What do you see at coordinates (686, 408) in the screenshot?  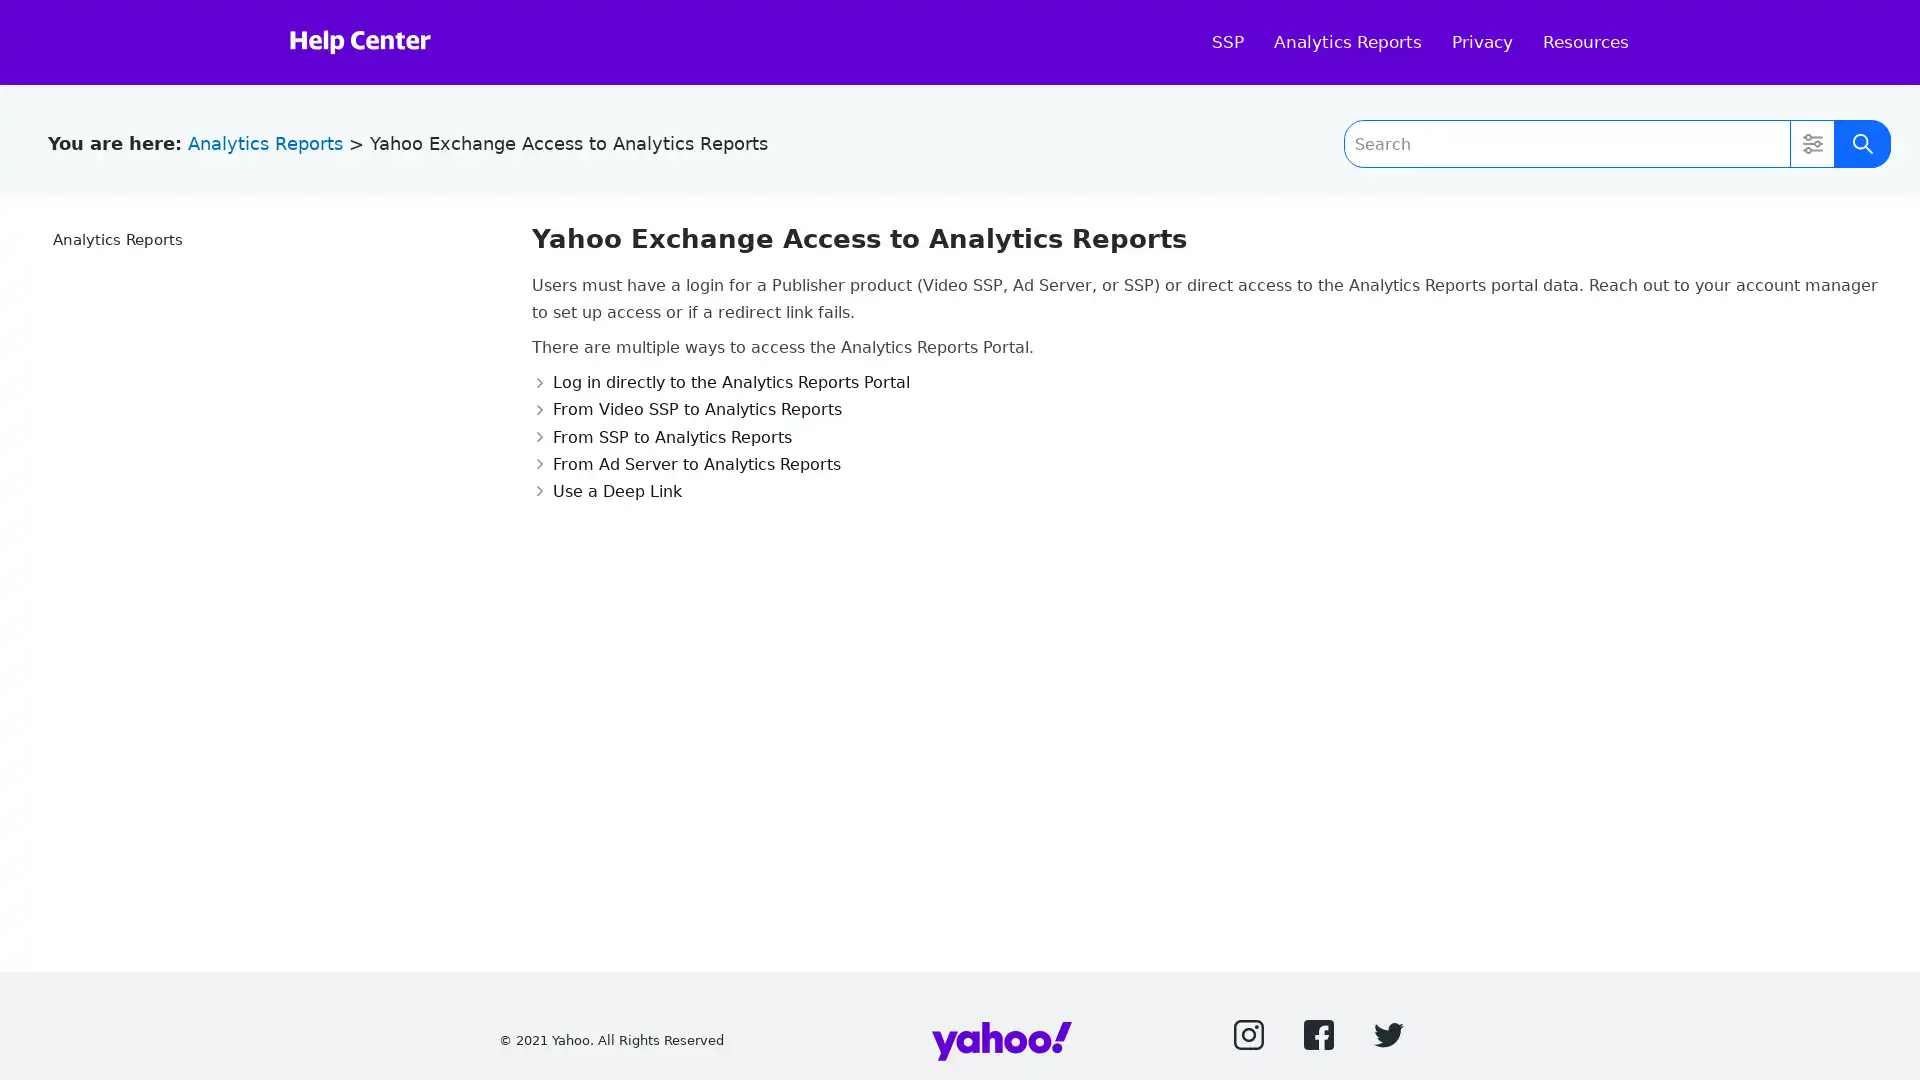 I see `Closed From Video SSP to Analytics Reports` at bounding box center [686, 408].